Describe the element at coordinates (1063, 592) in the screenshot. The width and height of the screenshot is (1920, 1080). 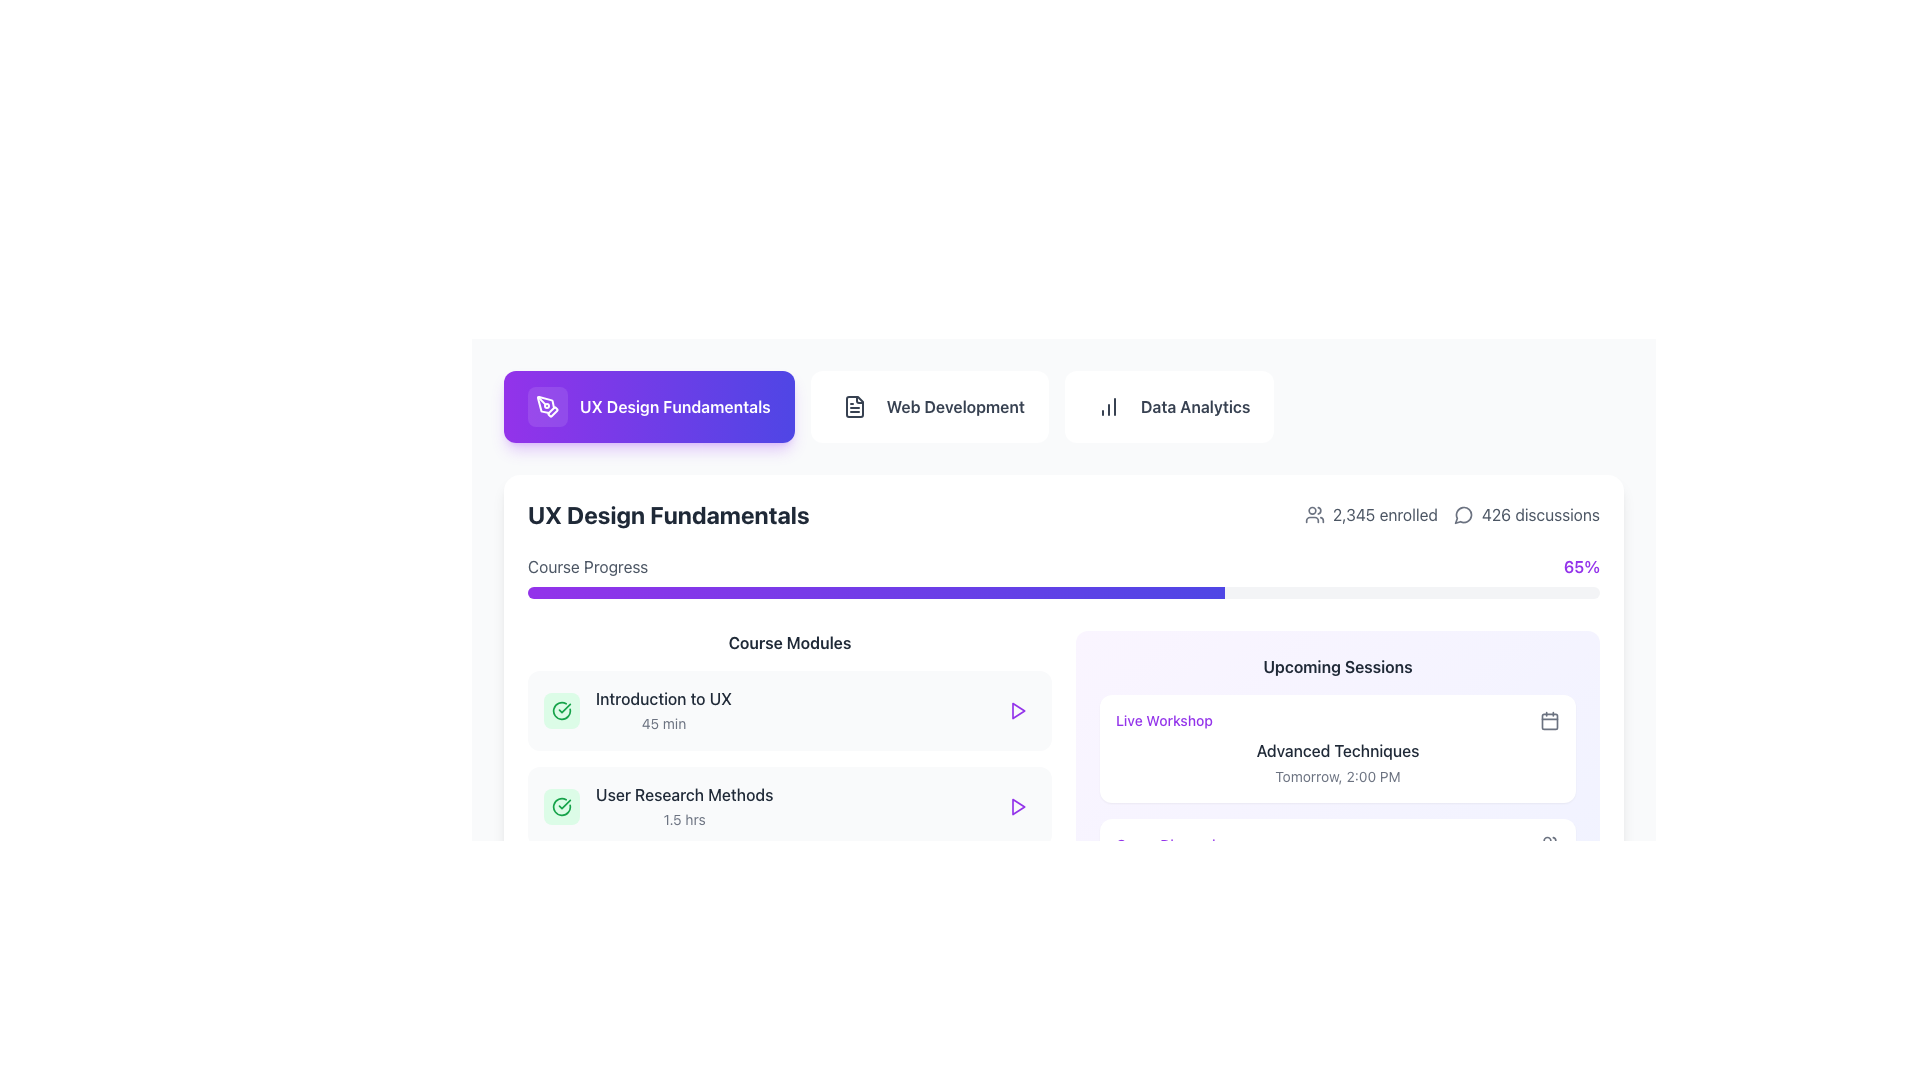
I see `the progress bar indicating 65% completion, located beneath the 'Course Progress' label` at that location.